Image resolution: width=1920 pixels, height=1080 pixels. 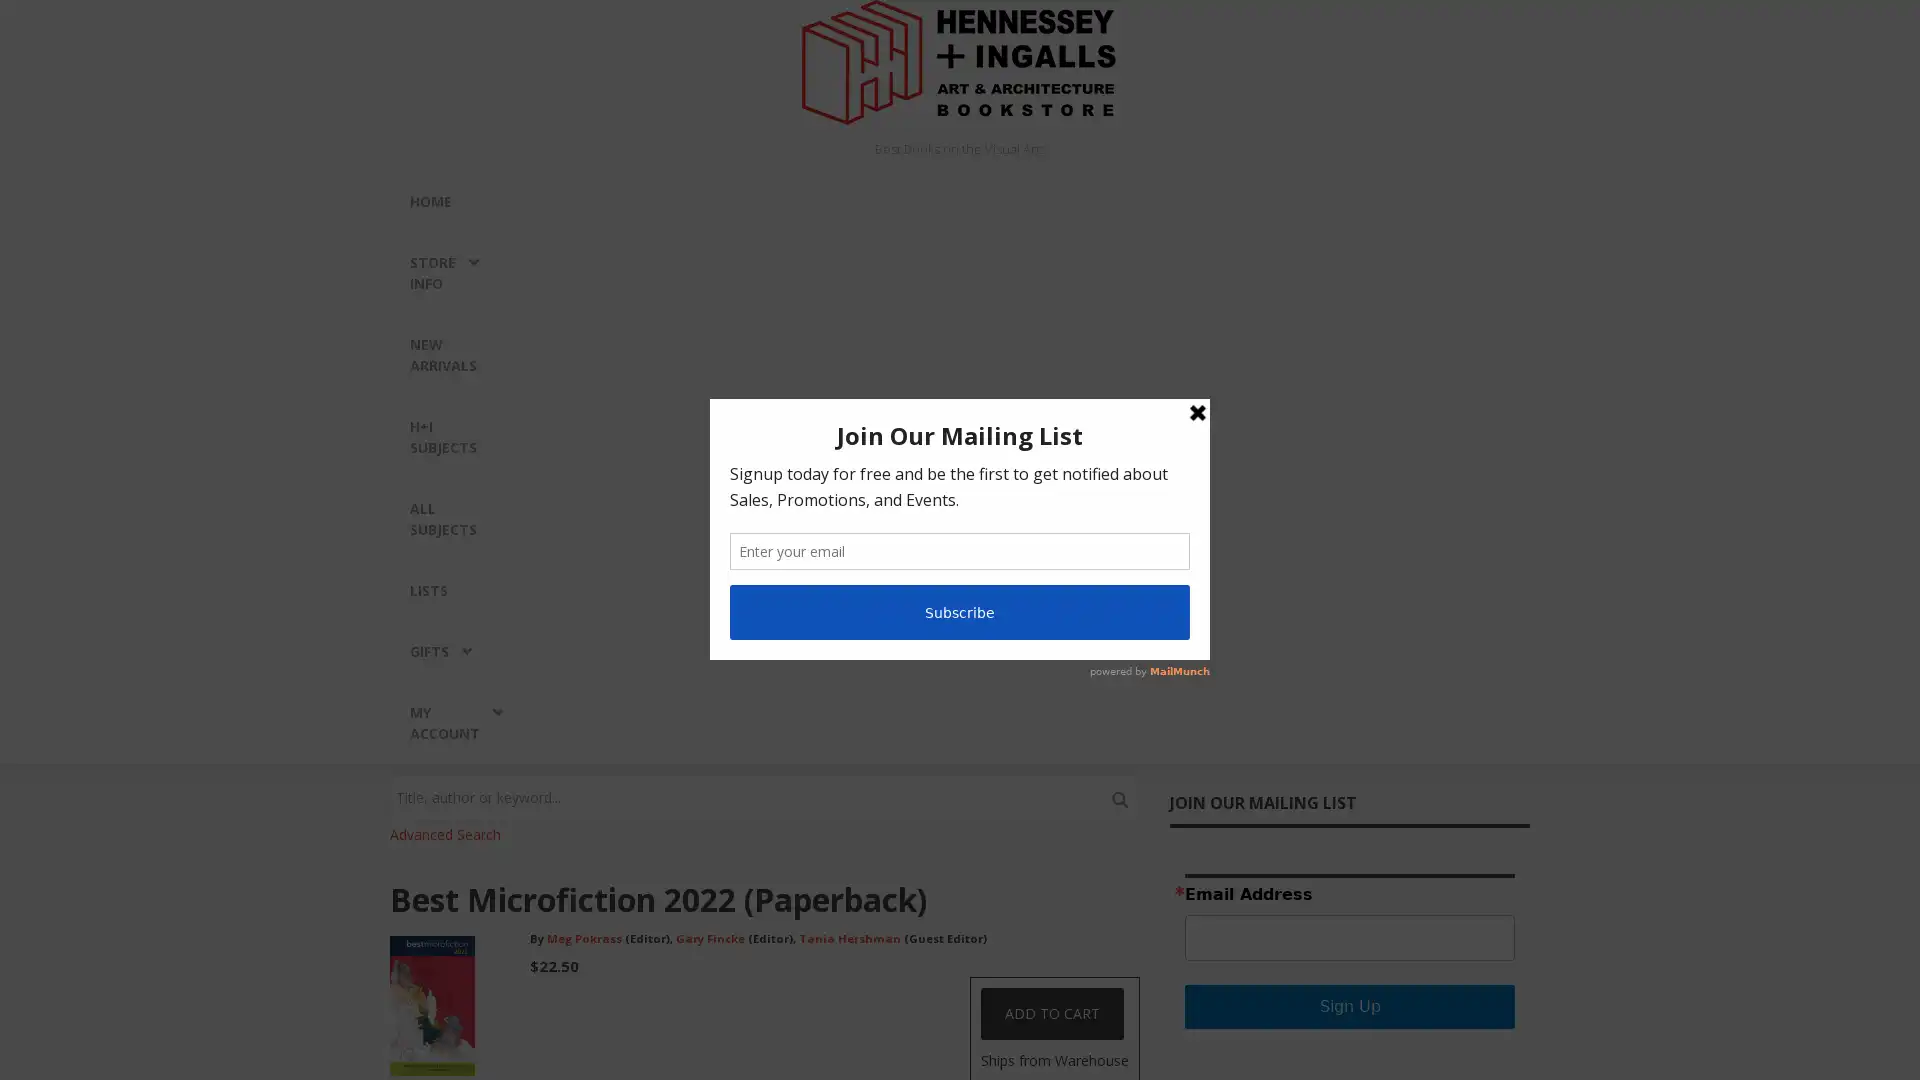 What do you see at coordinates (1051, 1014) in the screenshot?
I see `Add to Cart` at bounding box center [1051, 1014].